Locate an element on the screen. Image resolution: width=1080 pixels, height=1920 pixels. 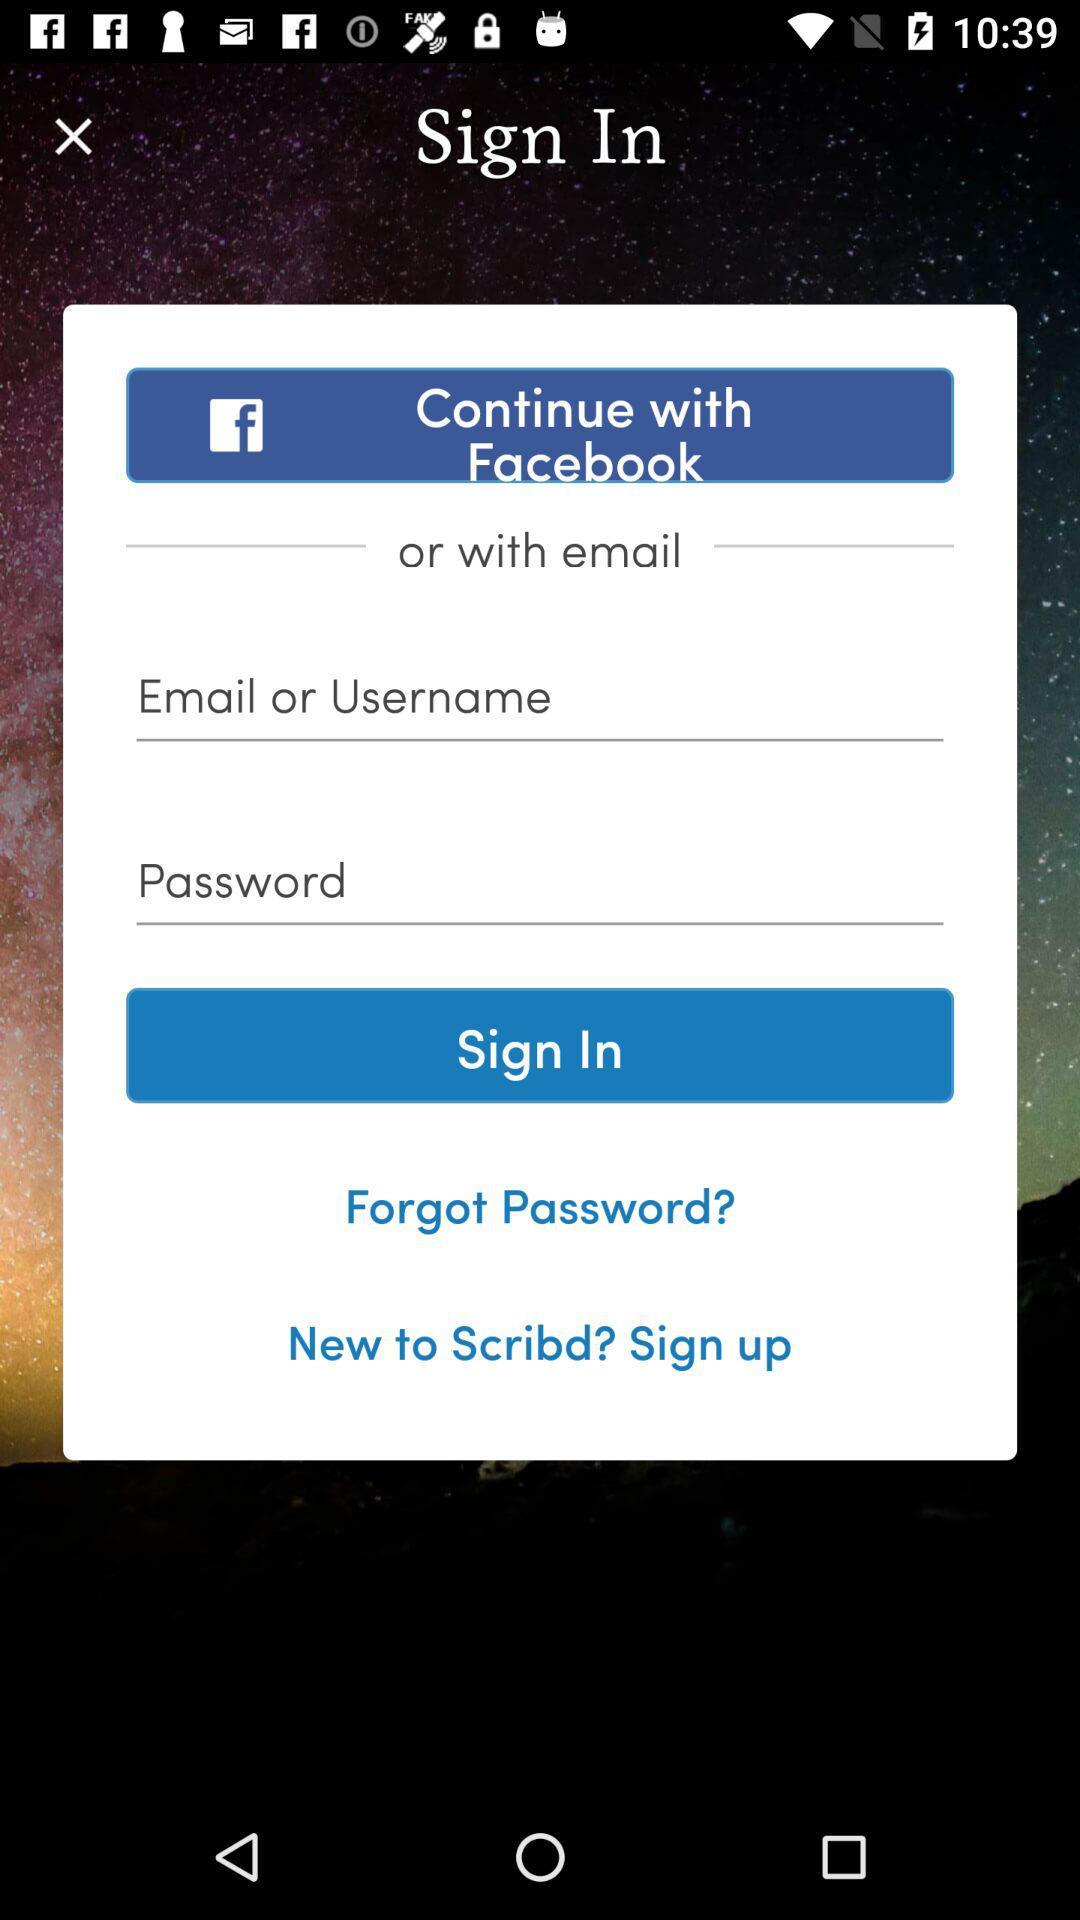
continue with facebook icon is located at coordinates (540, 424).